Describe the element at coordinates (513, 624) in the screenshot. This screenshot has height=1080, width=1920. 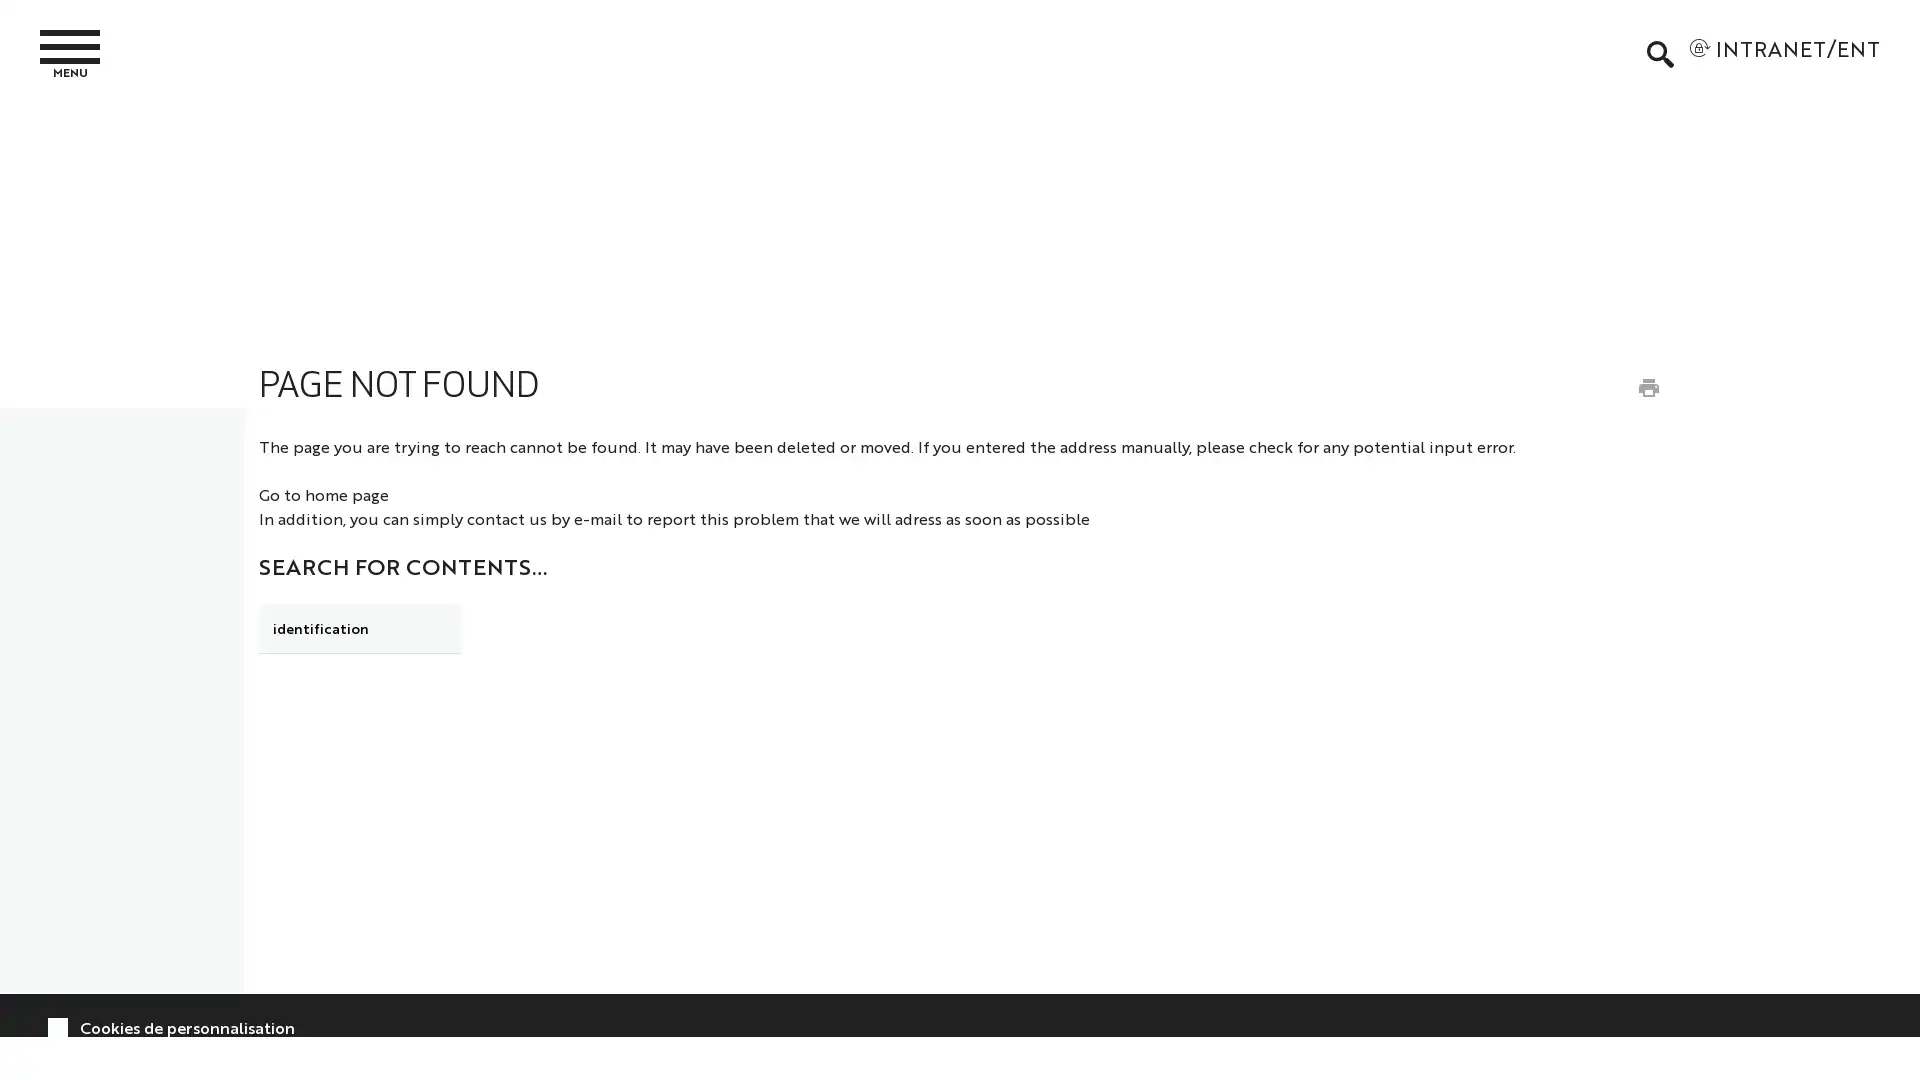
I see `Search` at that location.